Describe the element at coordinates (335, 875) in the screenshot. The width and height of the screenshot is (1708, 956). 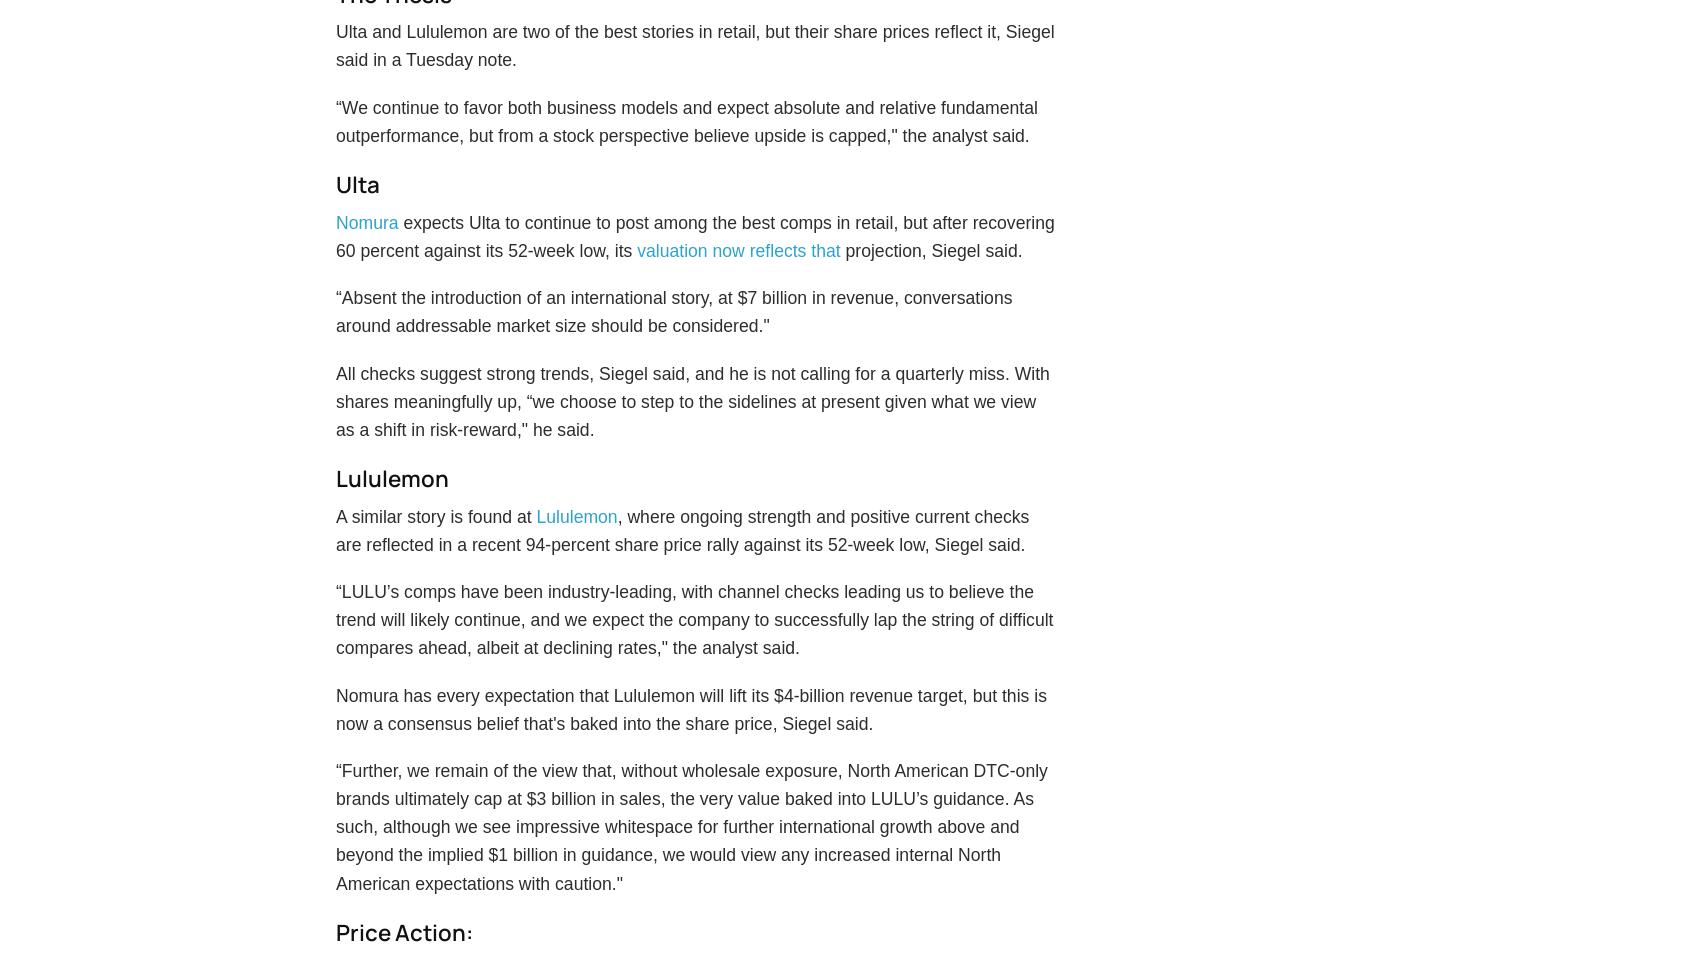
I see `'“Further, we remain of the view that, without wholesale exposure, North American DTC-only brands ultimately cap at $3 billion in sales, the very value baked into LULU’s guidance. As such, although we see impressive whitespace for further international growth above and beyond the implied $1 billion in guidance, we would view any increased internal North American expectations with caution."'` at that location.